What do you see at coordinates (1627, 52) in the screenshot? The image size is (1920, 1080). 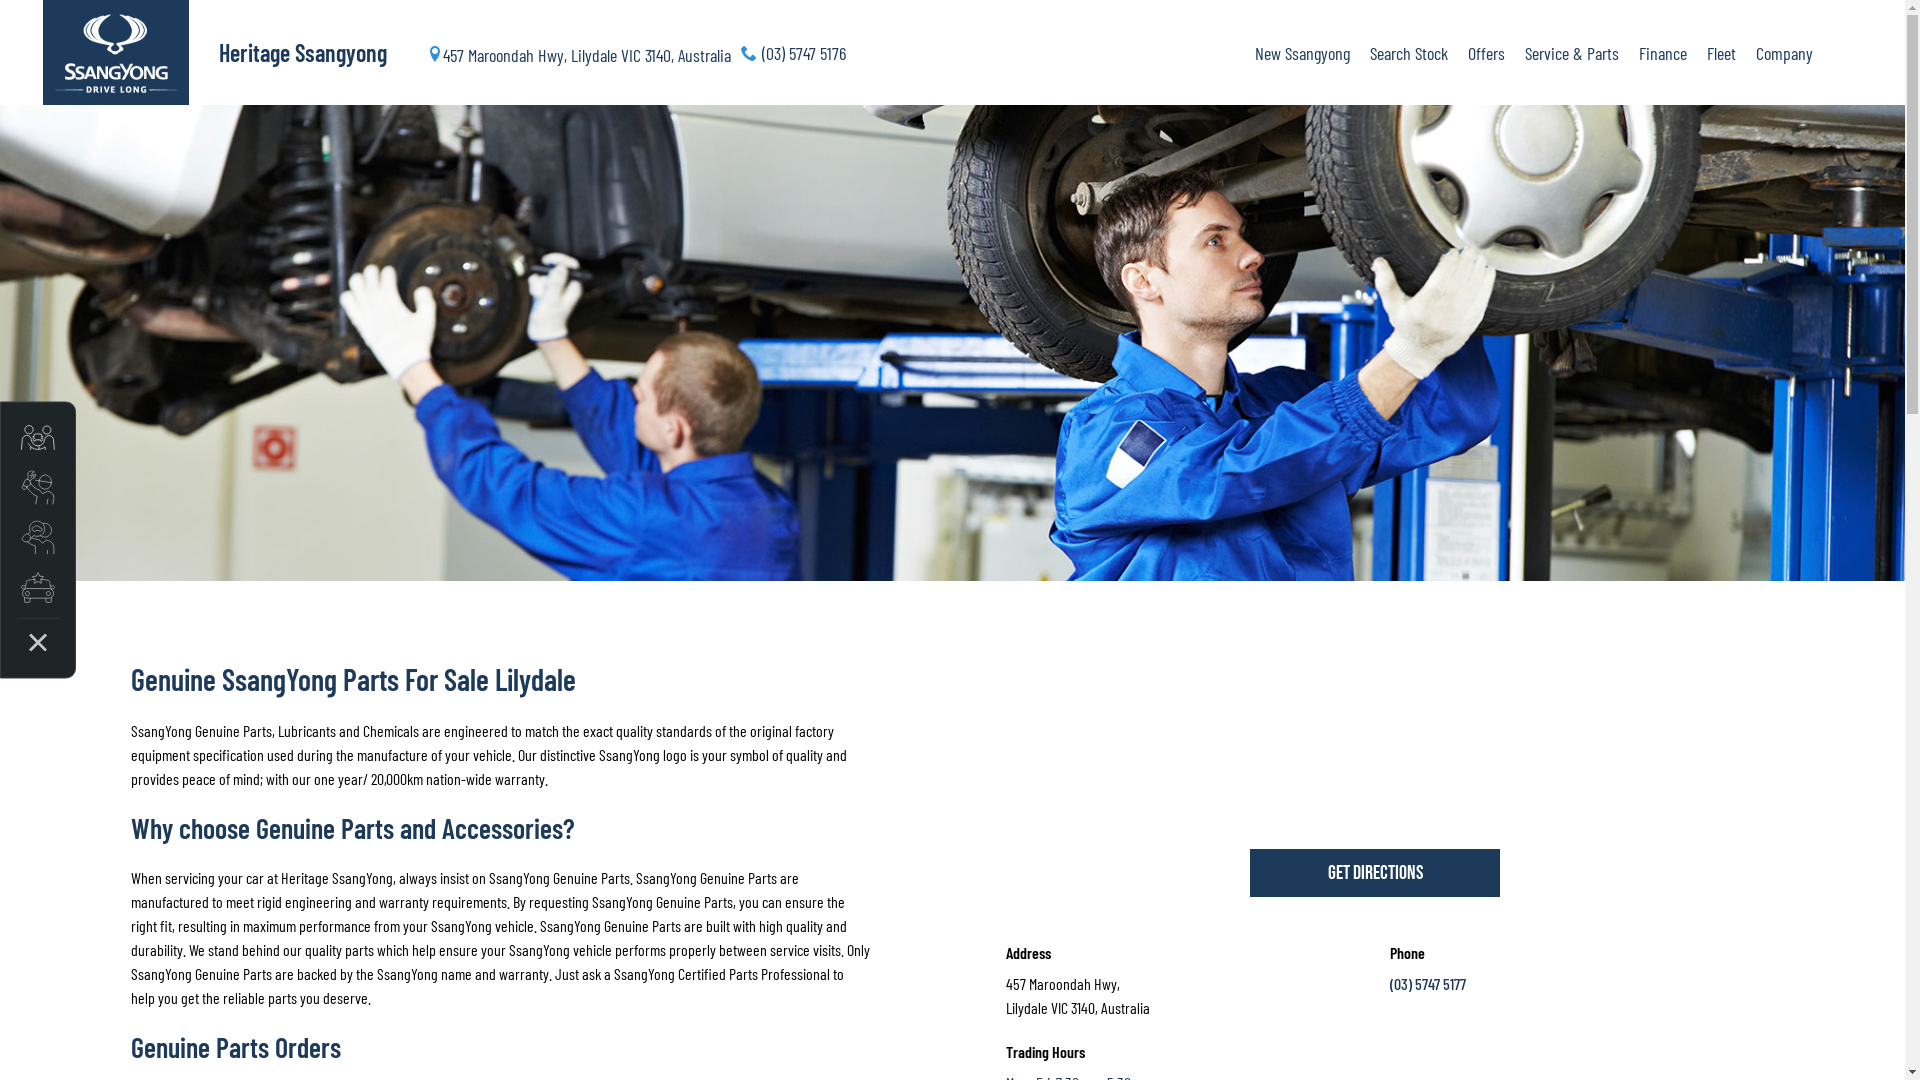 I see `'Finance'` at bounding box center [1627, 52].